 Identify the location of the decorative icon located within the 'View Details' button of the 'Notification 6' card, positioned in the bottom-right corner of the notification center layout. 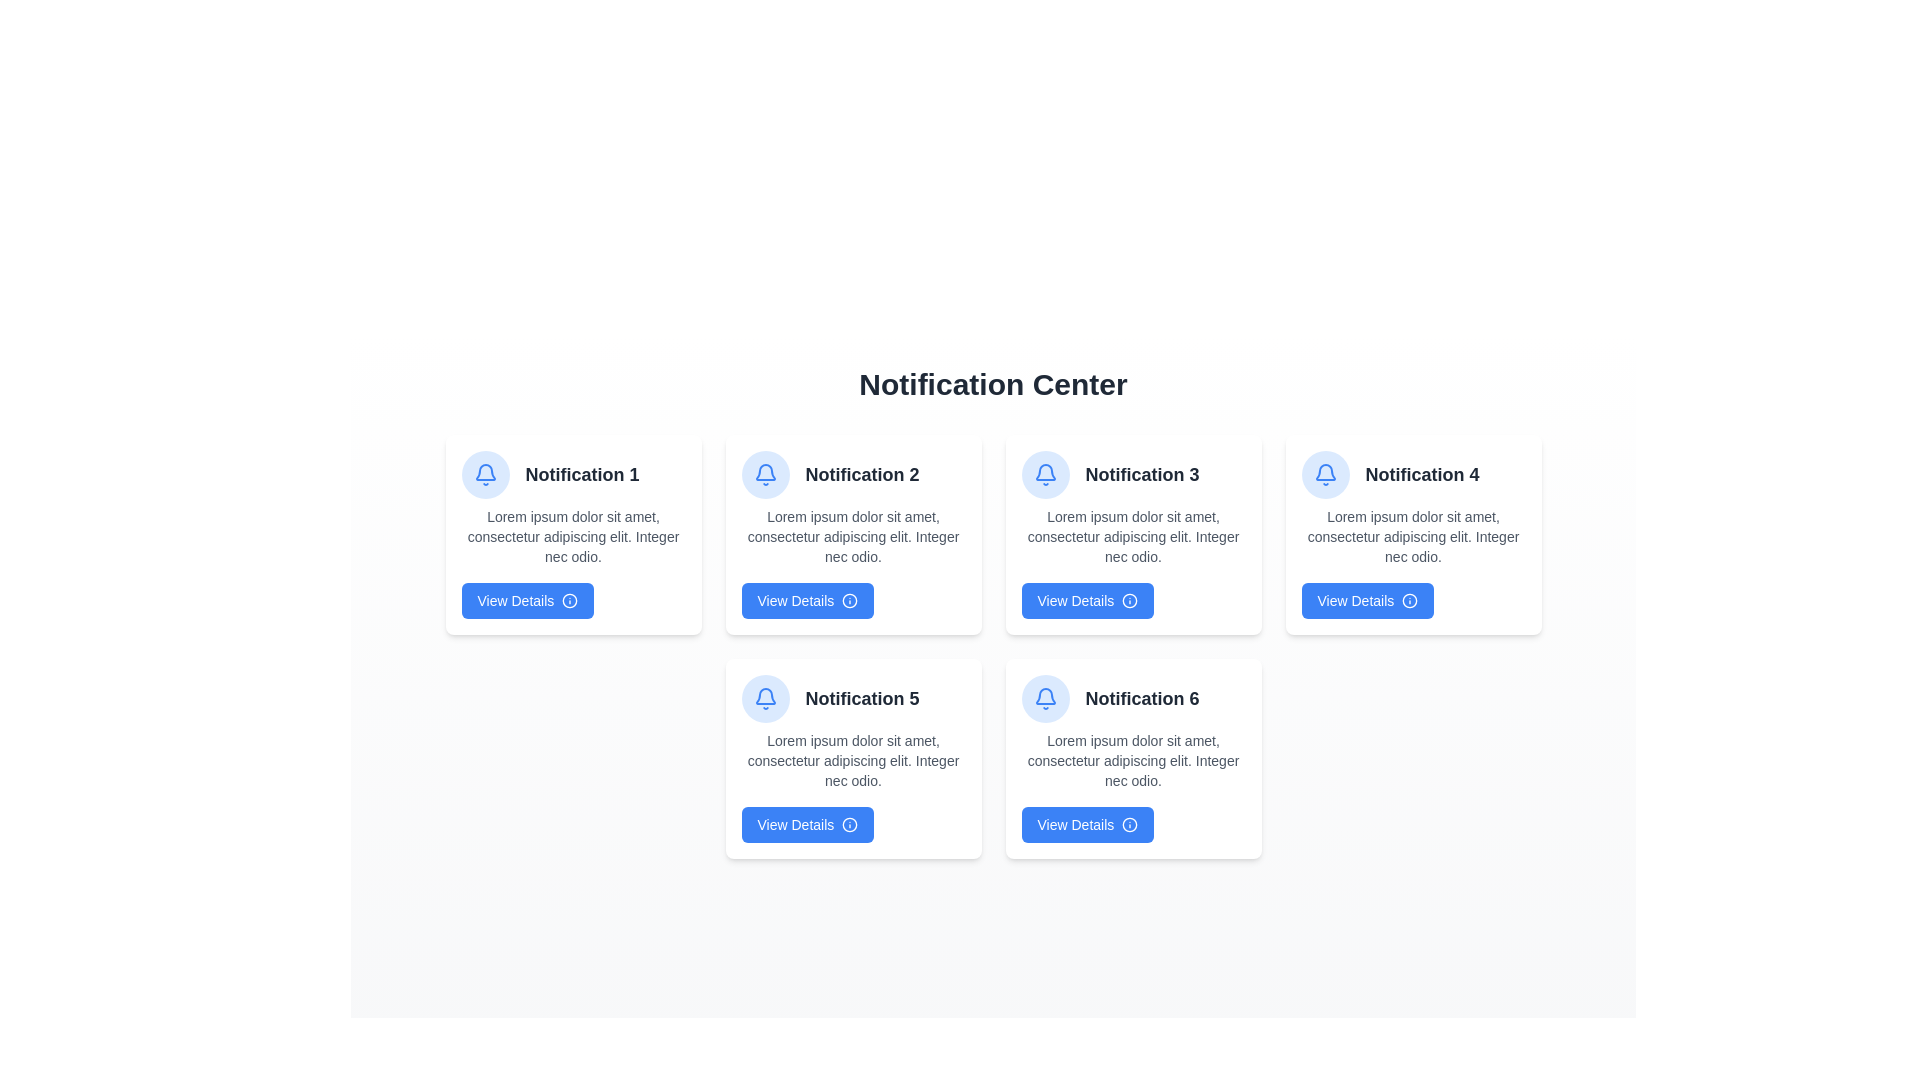
(1130, 825).